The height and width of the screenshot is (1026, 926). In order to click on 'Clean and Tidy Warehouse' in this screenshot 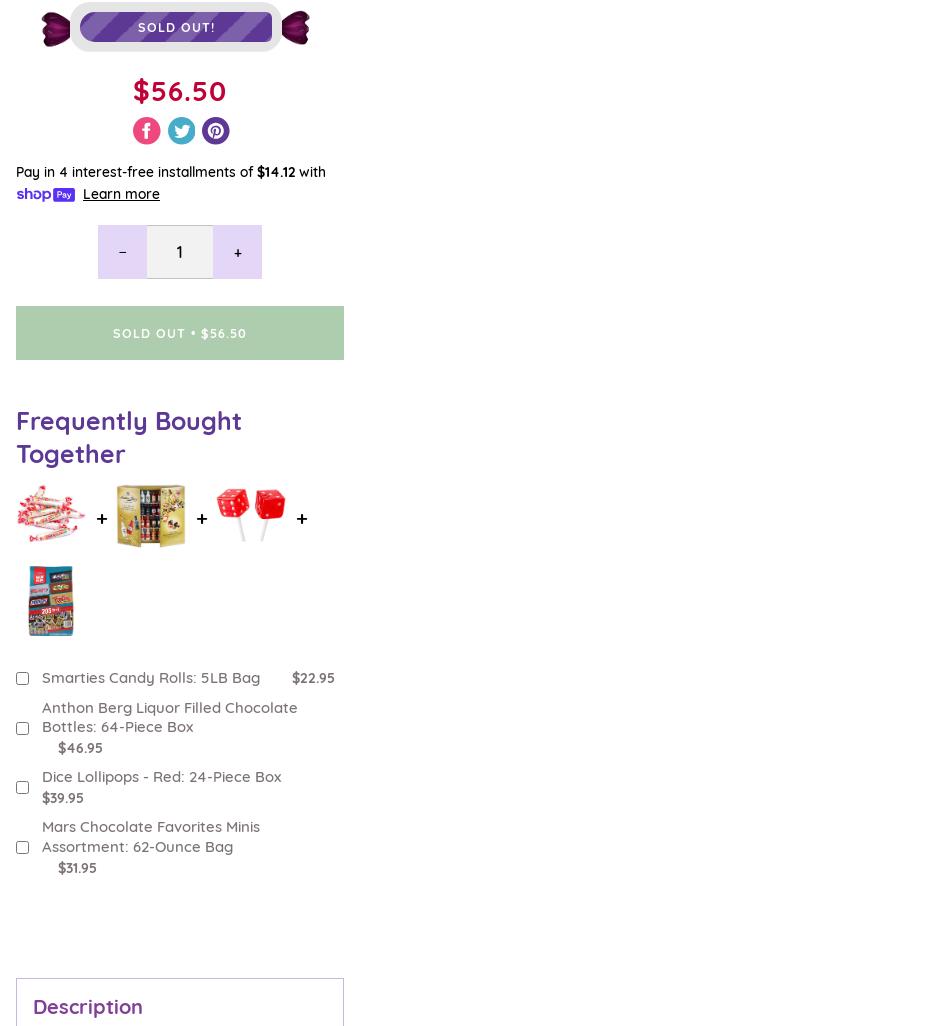, I will do `click(101, 815)`.